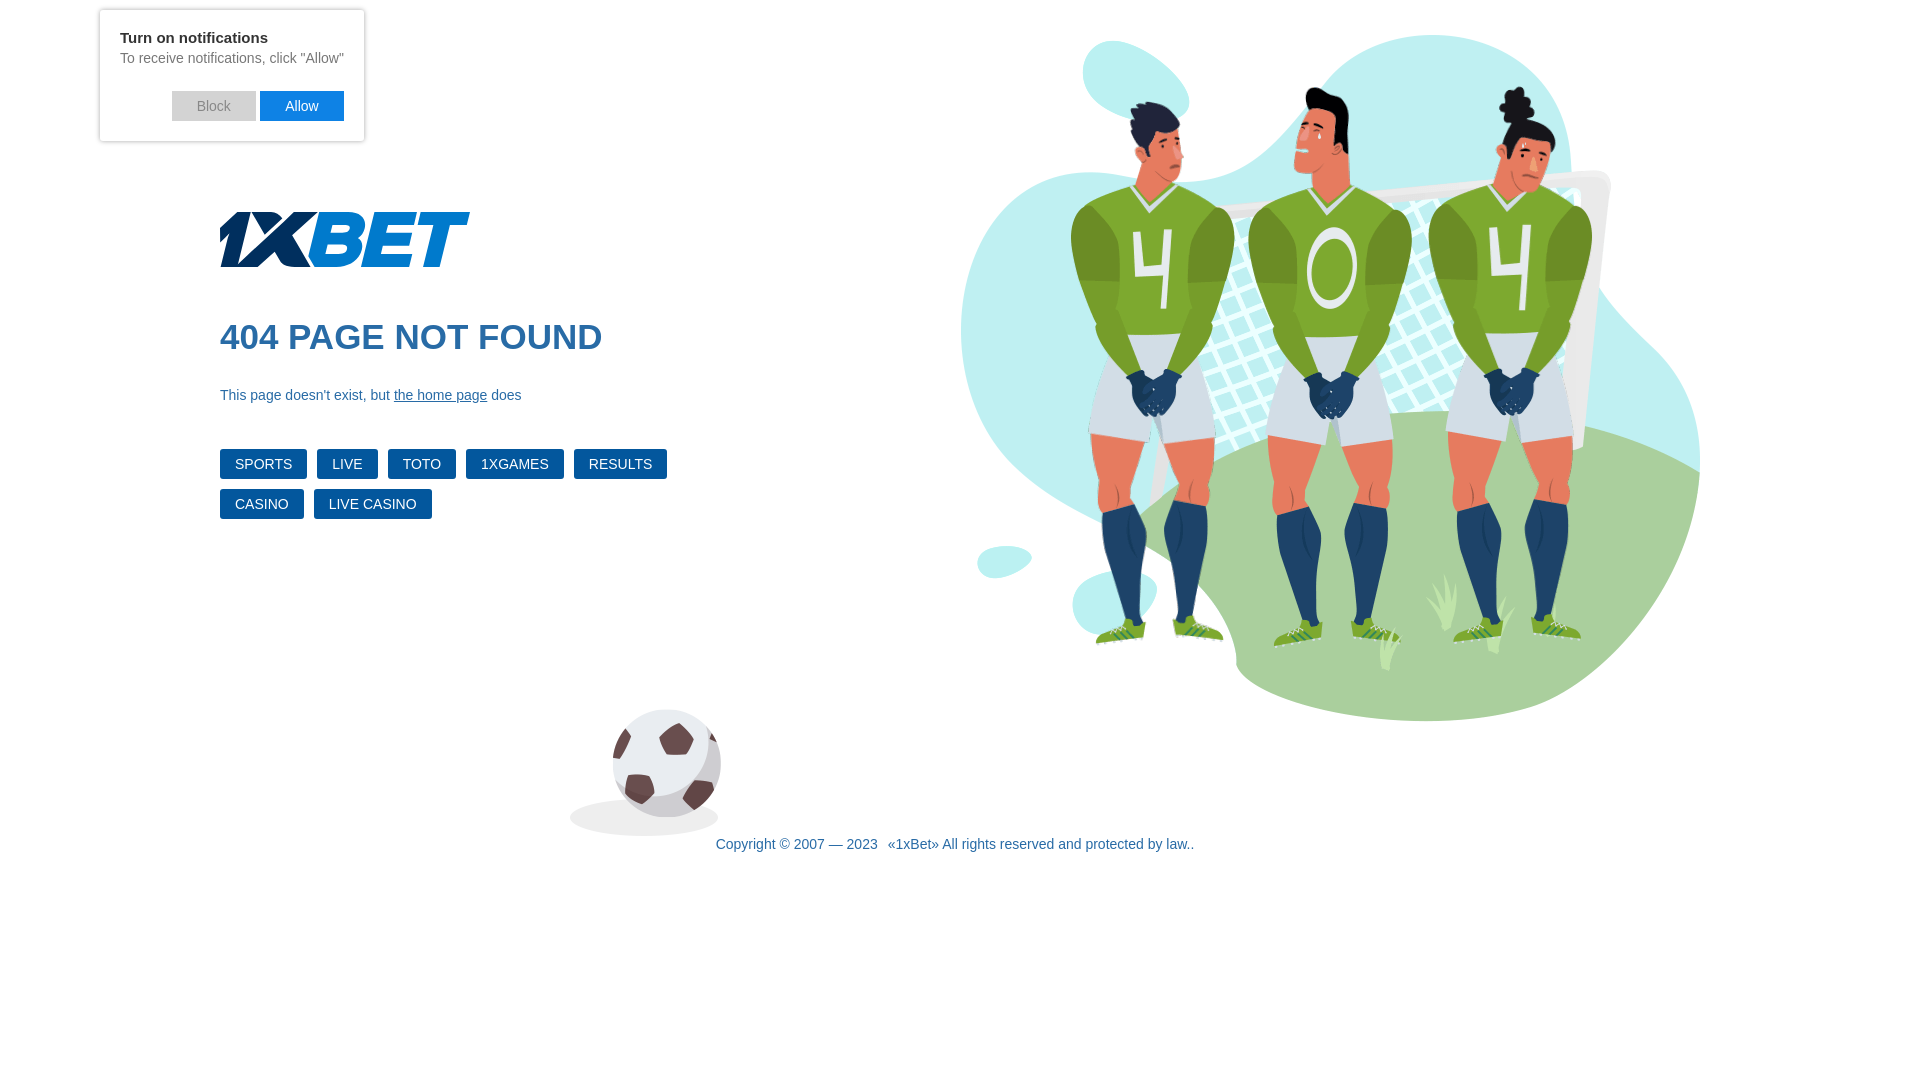 This screenshot has height=1080, width=1920. I want to click on 'SPORTS', so click(220, 463).